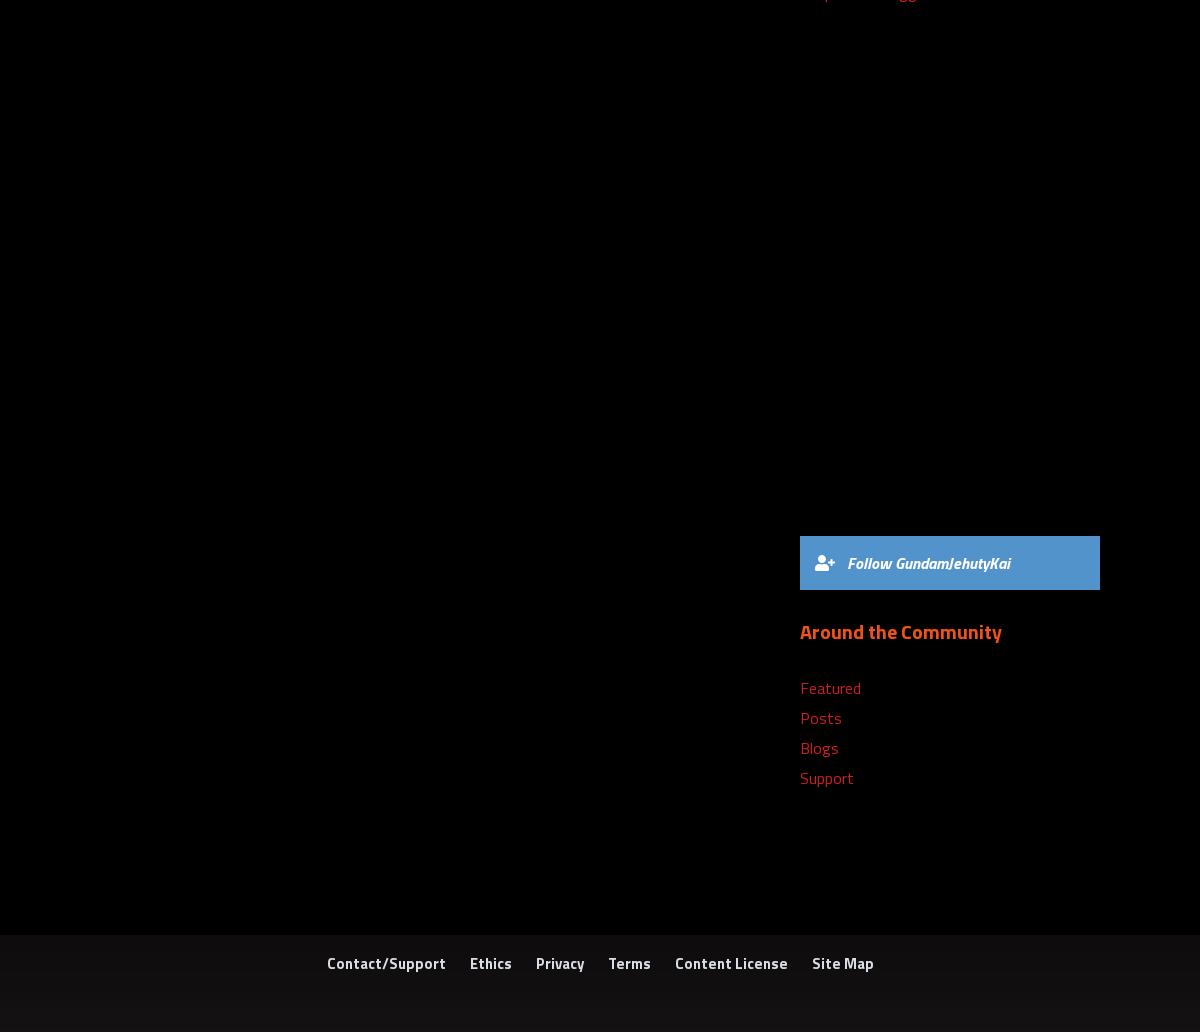 Image resolution: width=1200 pixels, height=1032 pixels. I want to click on 'Follow GundamJehutyKai', so click(928, 562).